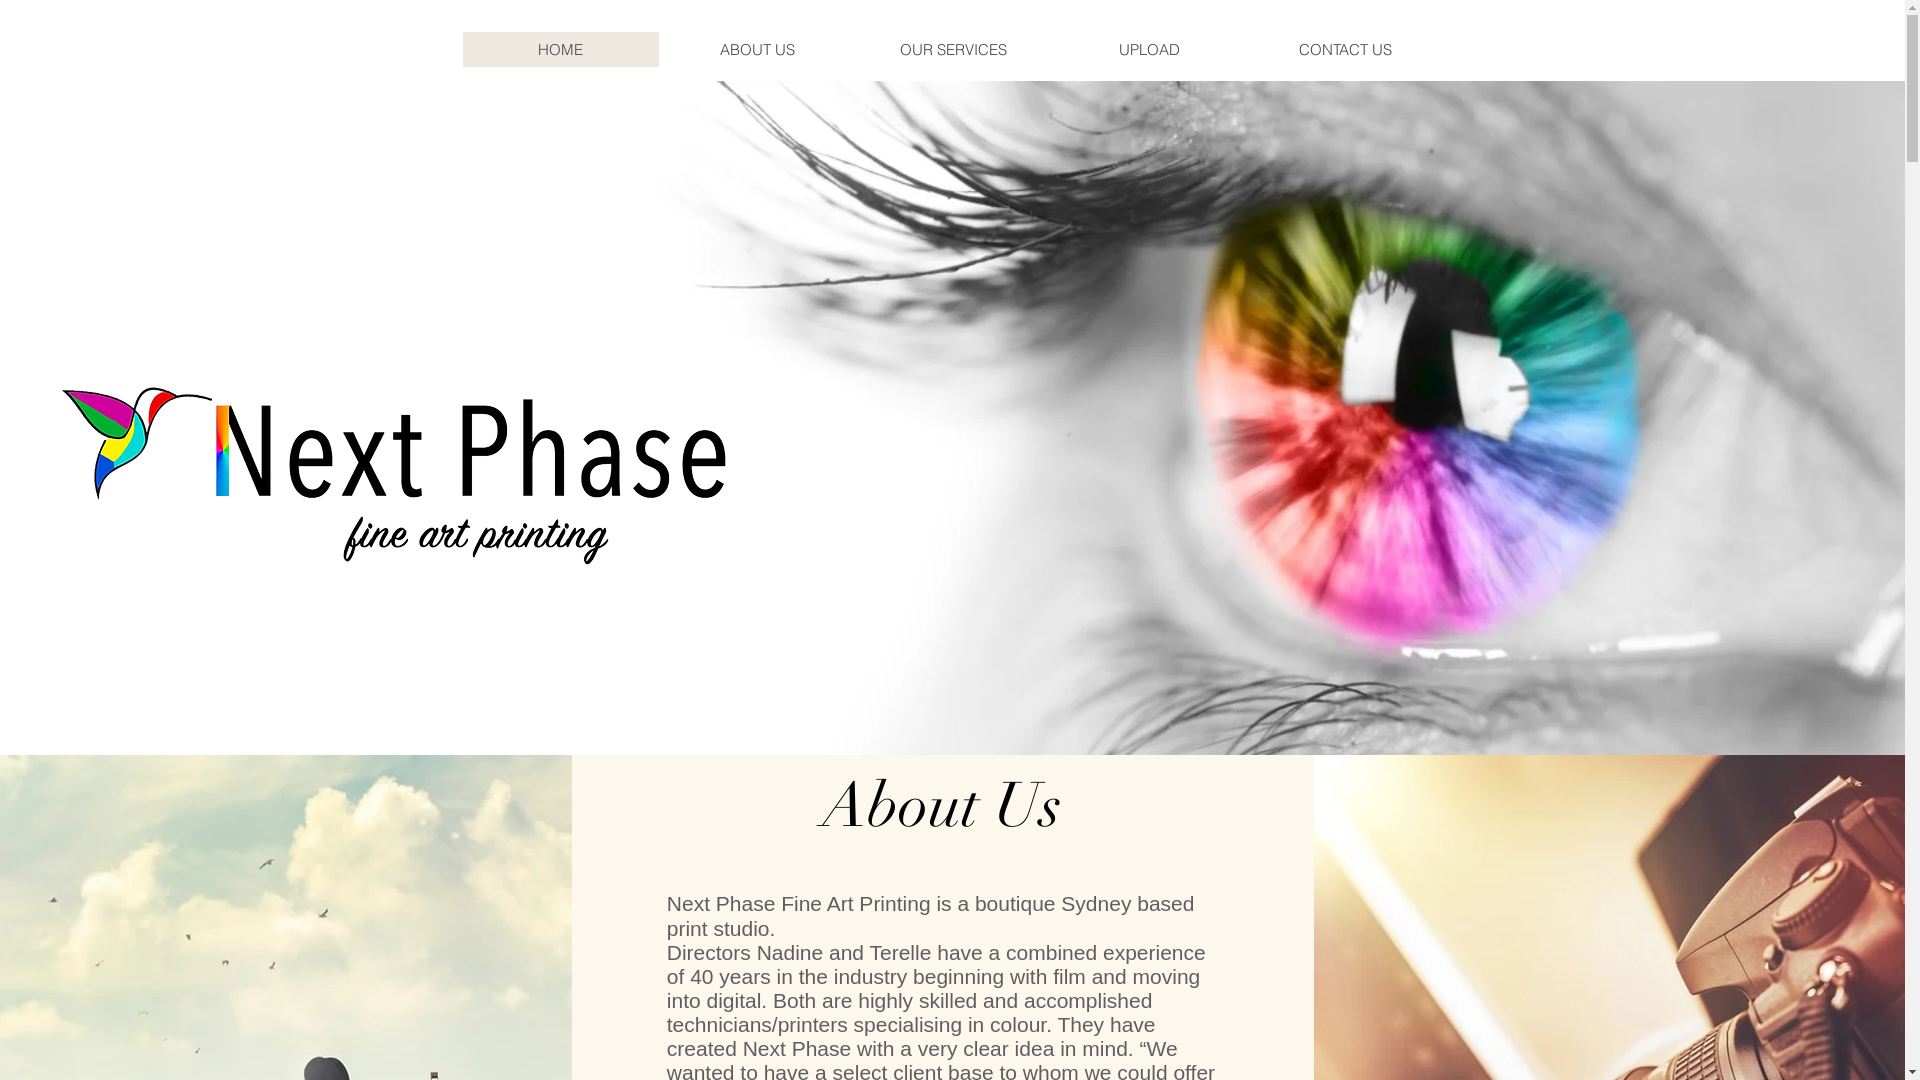 The width and height of the screenshot is (1920, 1080). I want to click on 'OUR SERVICES', so click(950, 48).